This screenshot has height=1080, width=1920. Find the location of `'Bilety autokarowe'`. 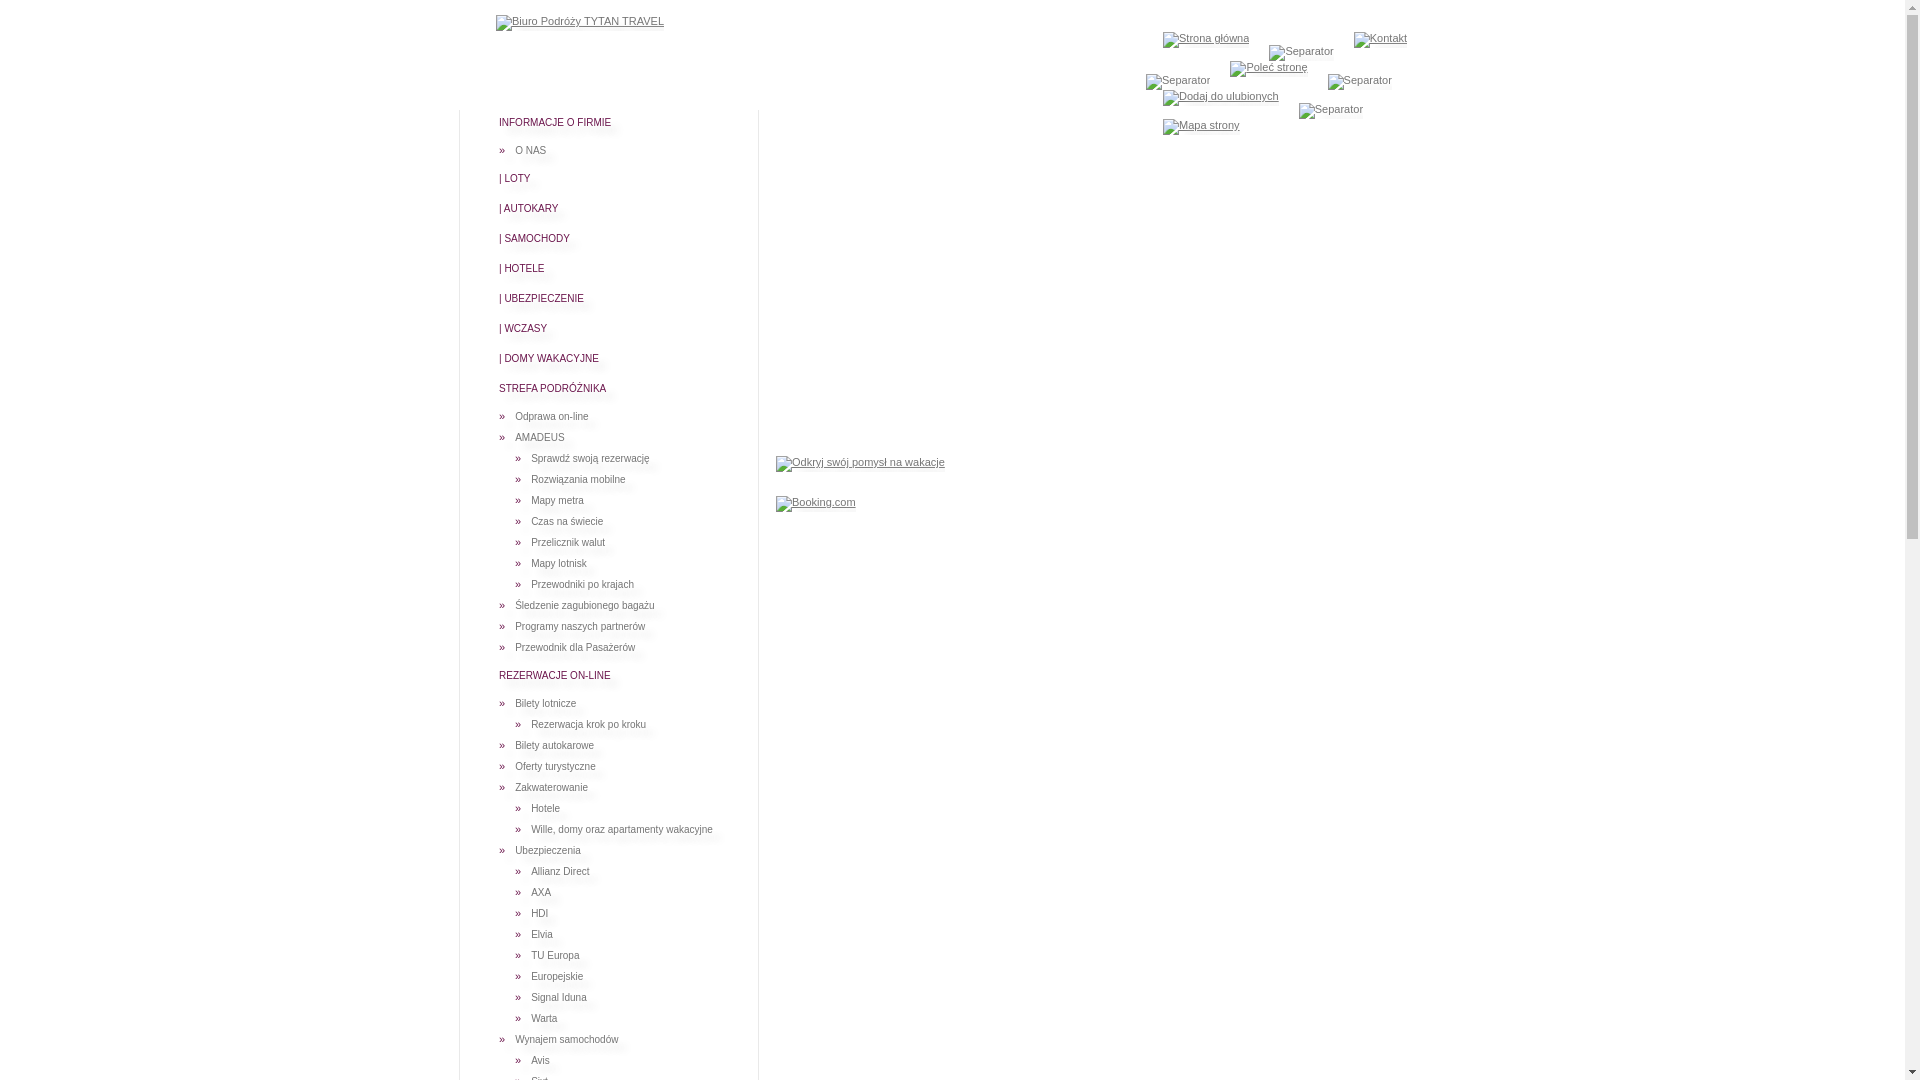

'Bilety autokarowe' is located at coordinates (514, 745).